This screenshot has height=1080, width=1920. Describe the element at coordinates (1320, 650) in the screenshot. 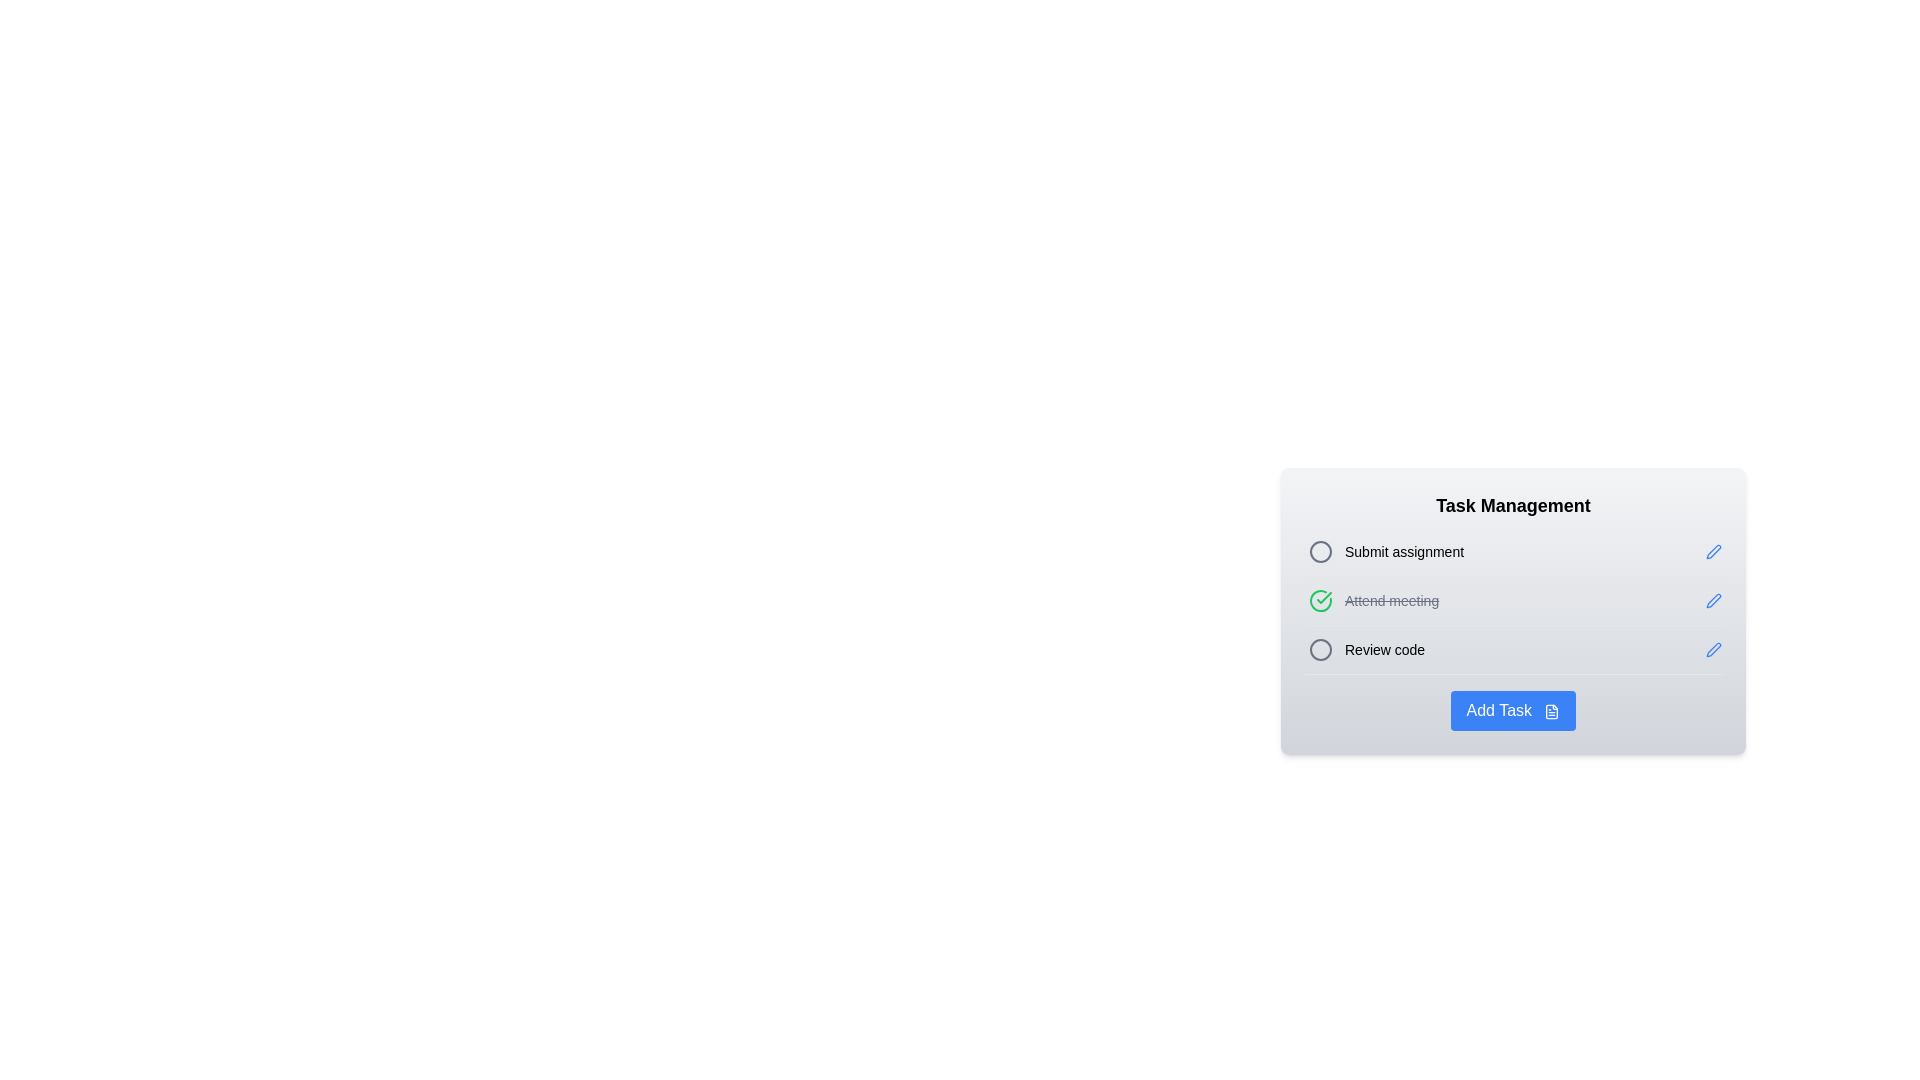

I see `the selection indicator of the Interactive SVG graphic located` at that location.